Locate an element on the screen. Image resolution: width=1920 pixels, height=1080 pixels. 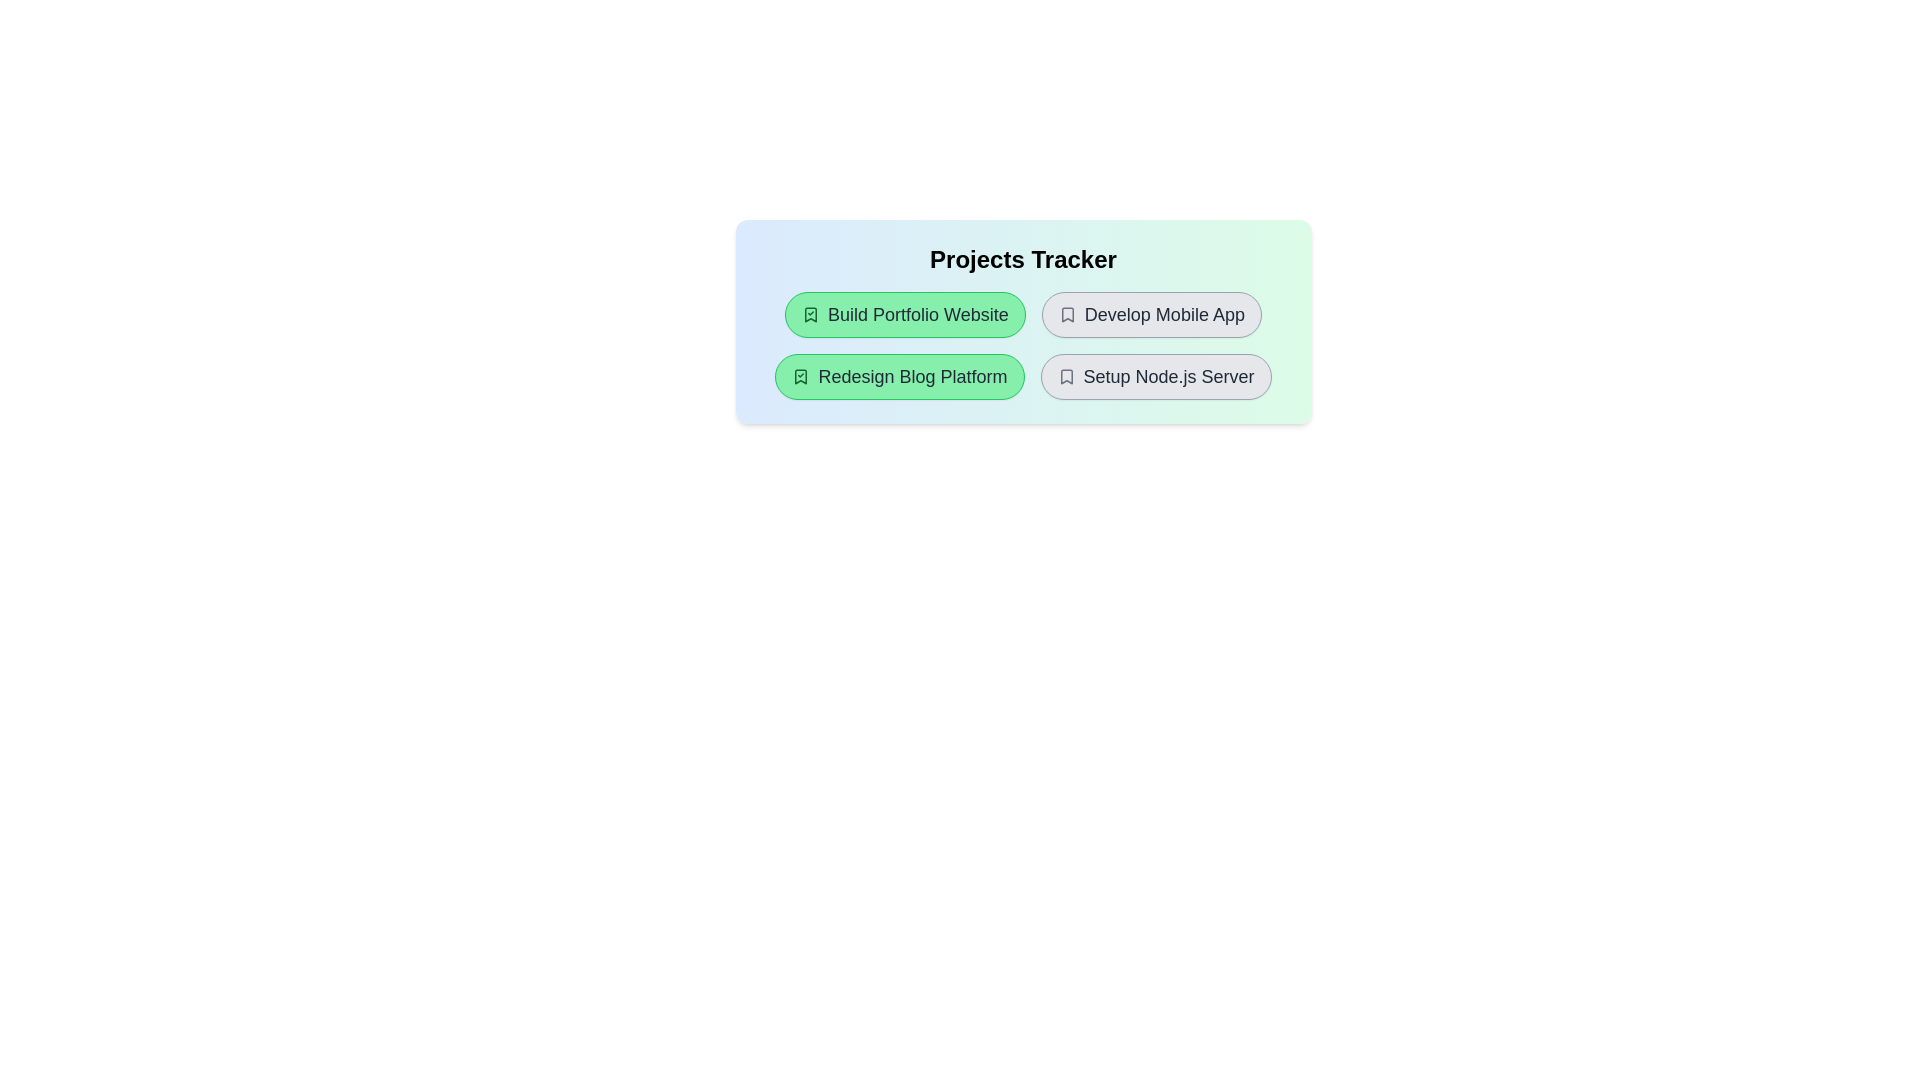
the project item Redesign Blog Platform to toggle its completion state is located at coordinates (898, 377).